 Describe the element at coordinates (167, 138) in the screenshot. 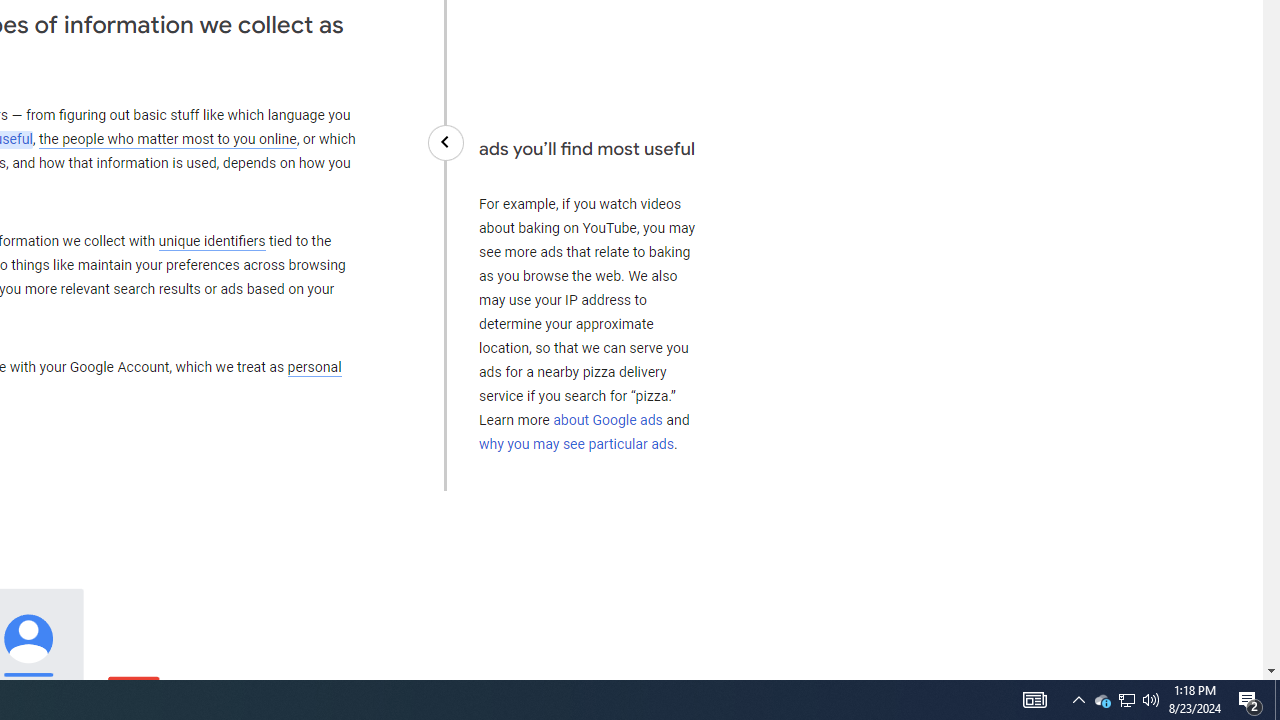

I see `'the people who matter most to you online'` at that location.